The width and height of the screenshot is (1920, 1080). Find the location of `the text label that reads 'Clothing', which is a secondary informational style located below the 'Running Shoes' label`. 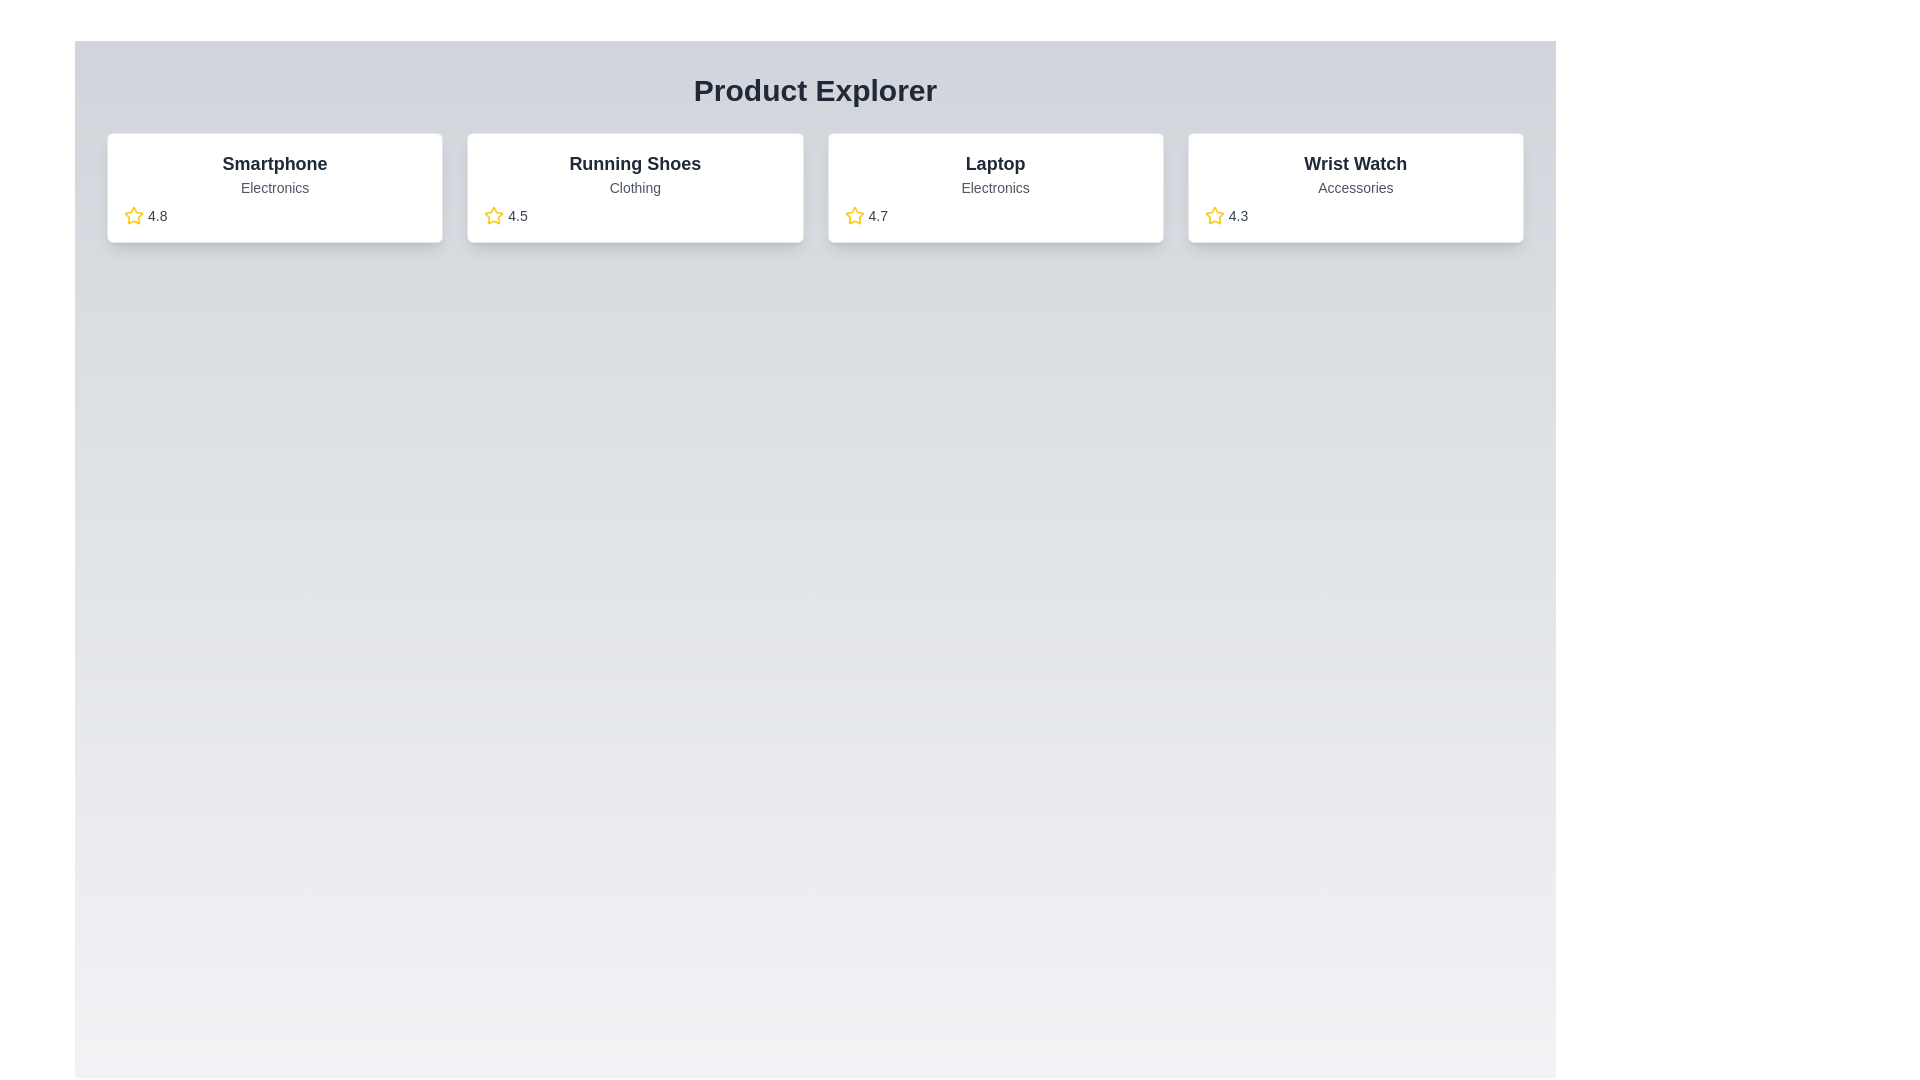

the text label that reads 'Clothing', which is a secondary informational style located below the 'Running Shoes' label is located at coordinates (634, 188).